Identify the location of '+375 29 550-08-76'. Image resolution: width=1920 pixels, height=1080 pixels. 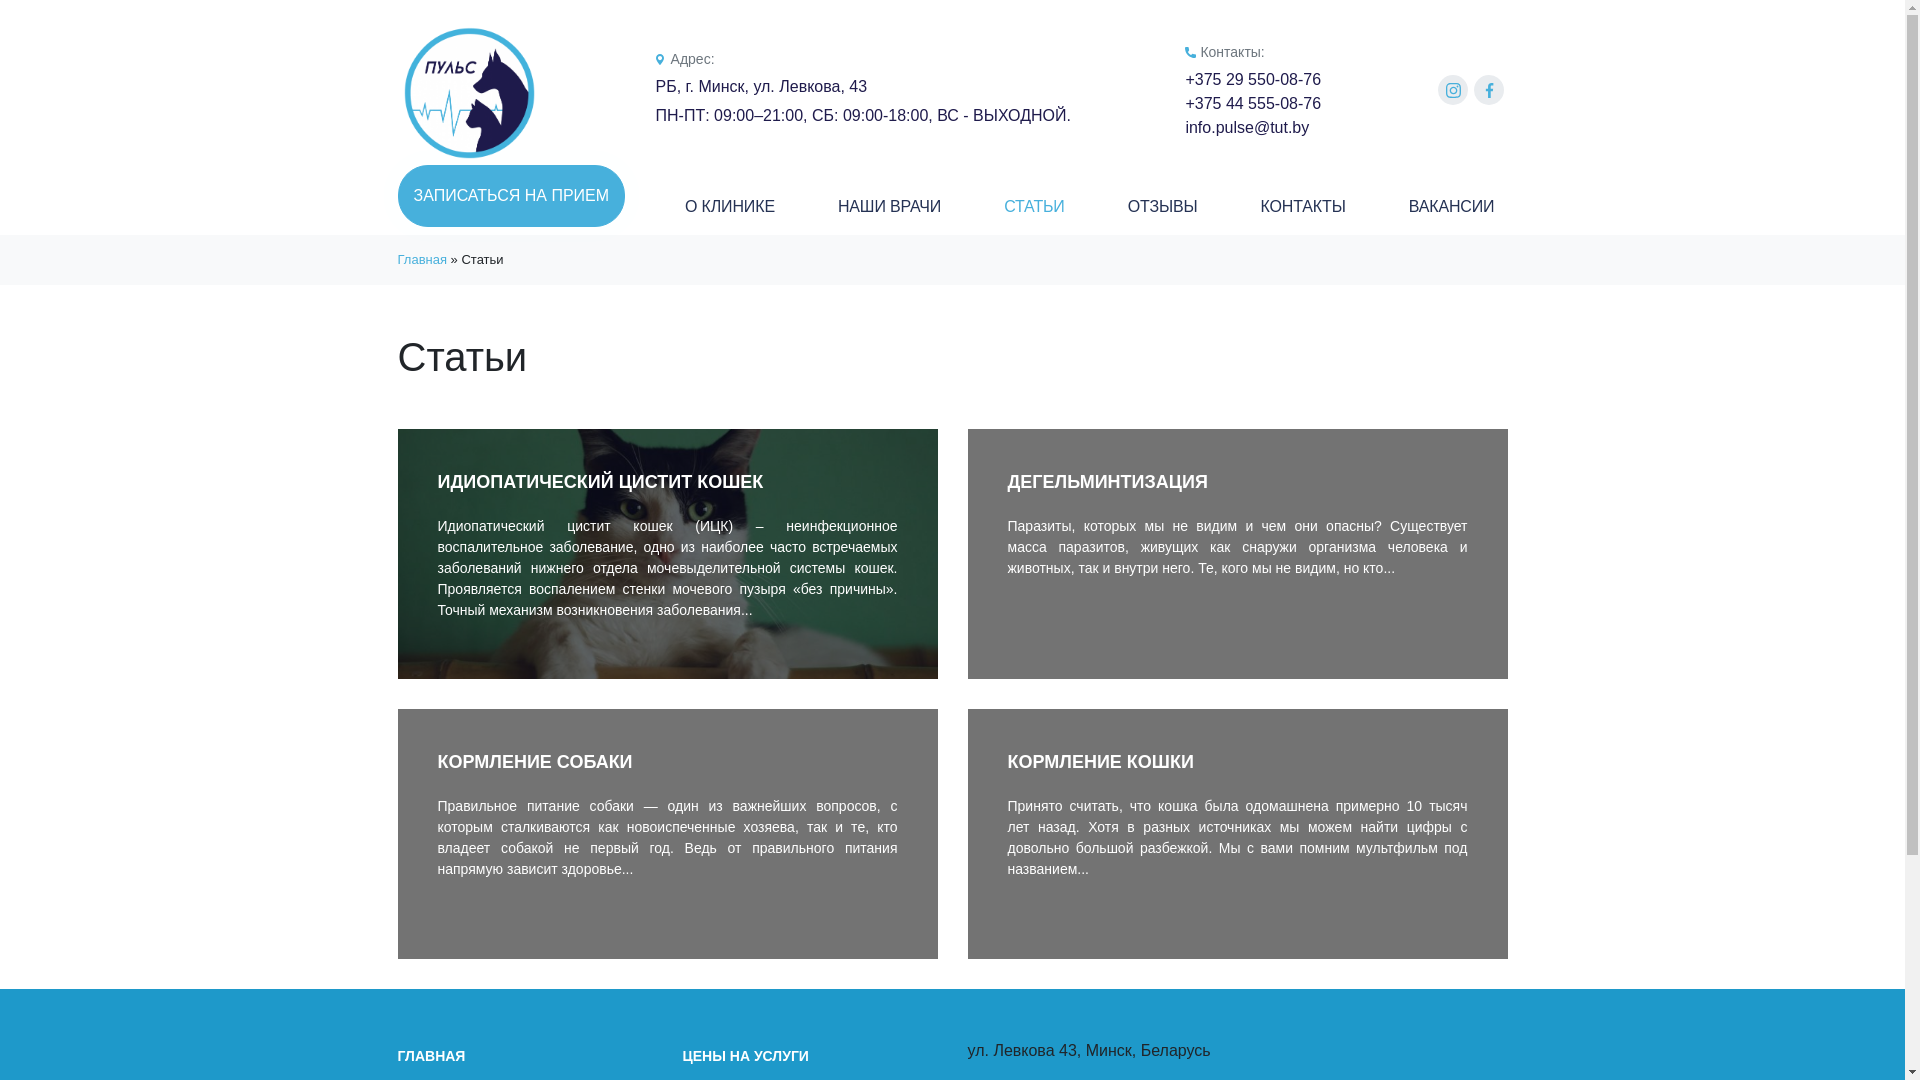
(1185, 79).